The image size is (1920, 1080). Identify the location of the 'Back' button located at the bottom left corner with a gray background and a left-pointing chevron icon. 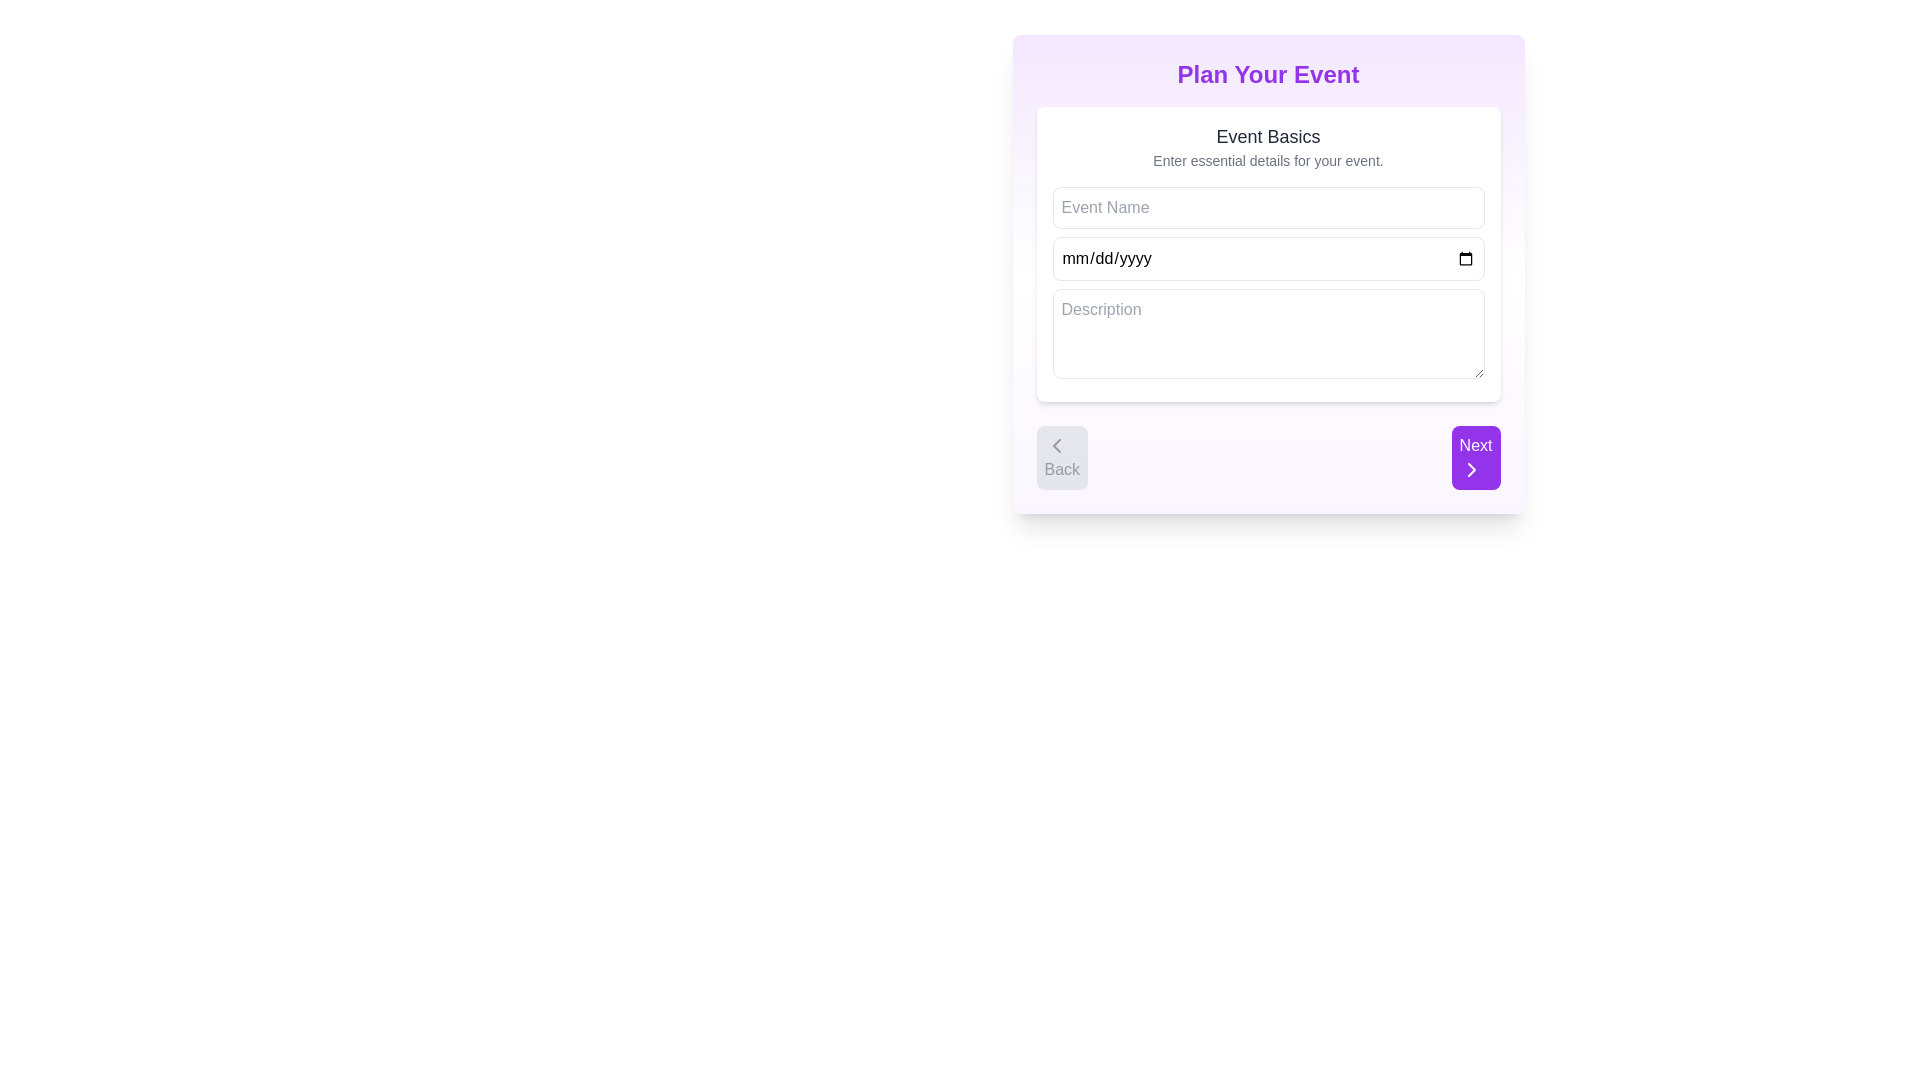
(1061, 458).